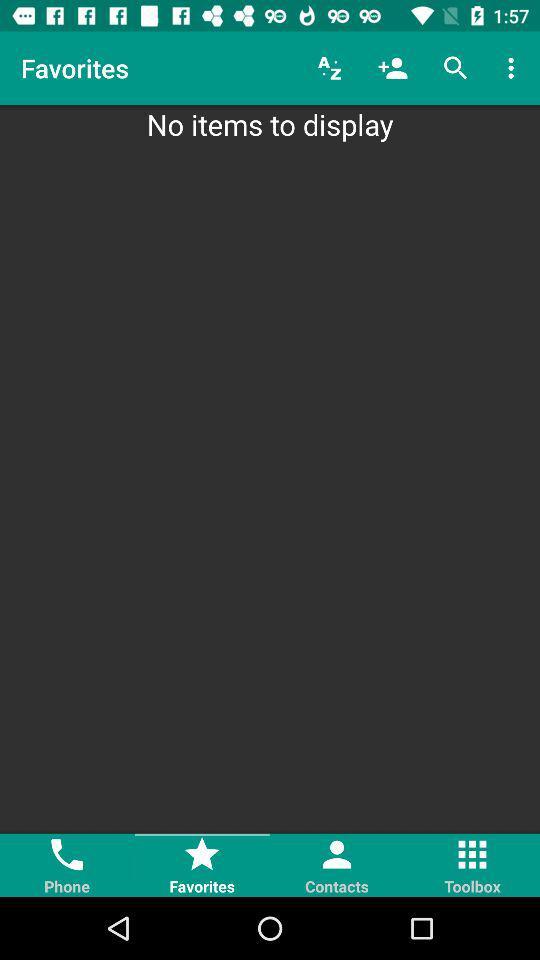 The image size is (540, 960). Describe the element at coordinates (329, 68) in the screenshot. I see `icon above the no items to icon` at that location.